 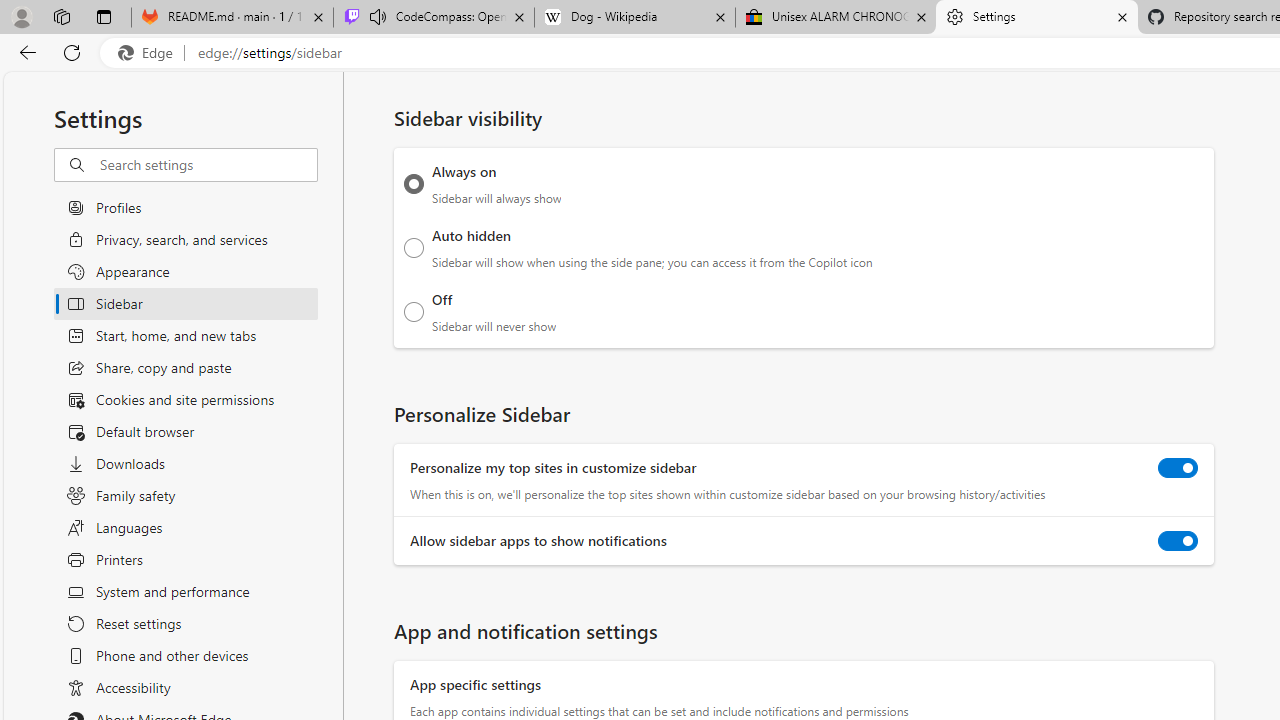 What do you see at coordinates (1178, 541) in the screenshot?
I see `'Allow sidebar apps to show notifications'` at bounding box center [1178, 541].